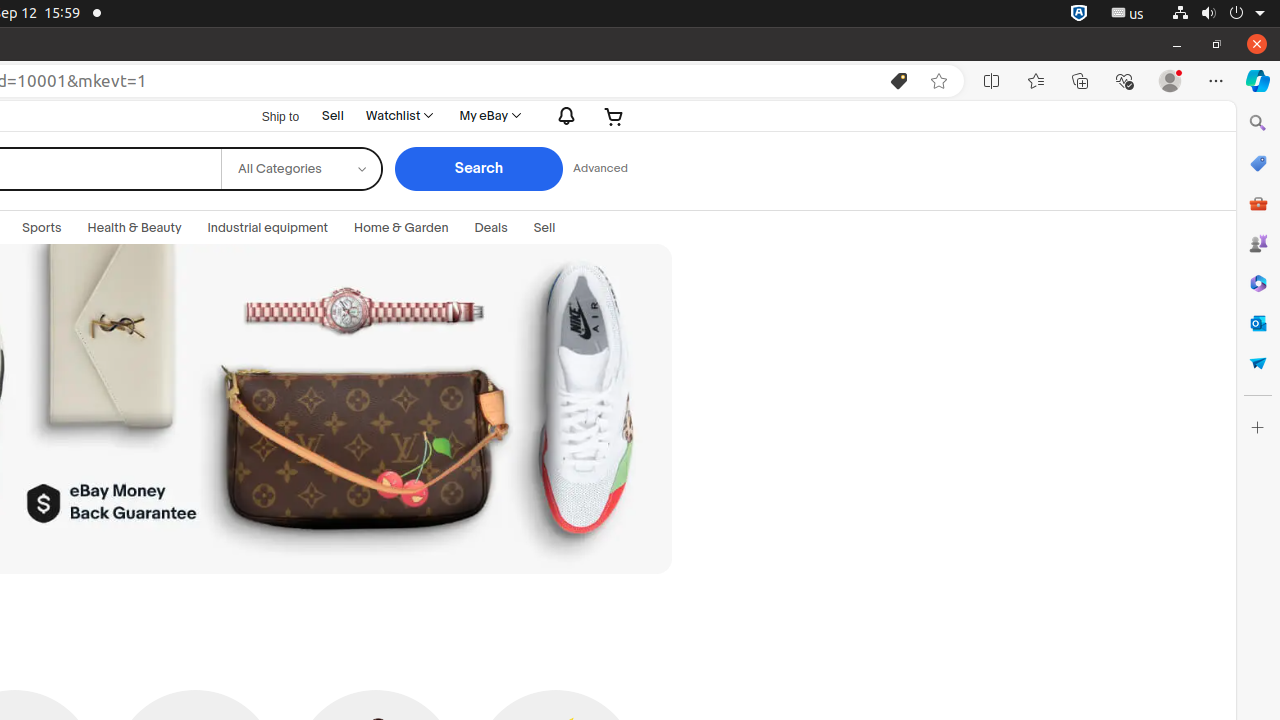 This screenshot has width=1280, height=720. Describe the element at coordinates (992, 80) in the screenshot. I see `'Split screen'` at that location.